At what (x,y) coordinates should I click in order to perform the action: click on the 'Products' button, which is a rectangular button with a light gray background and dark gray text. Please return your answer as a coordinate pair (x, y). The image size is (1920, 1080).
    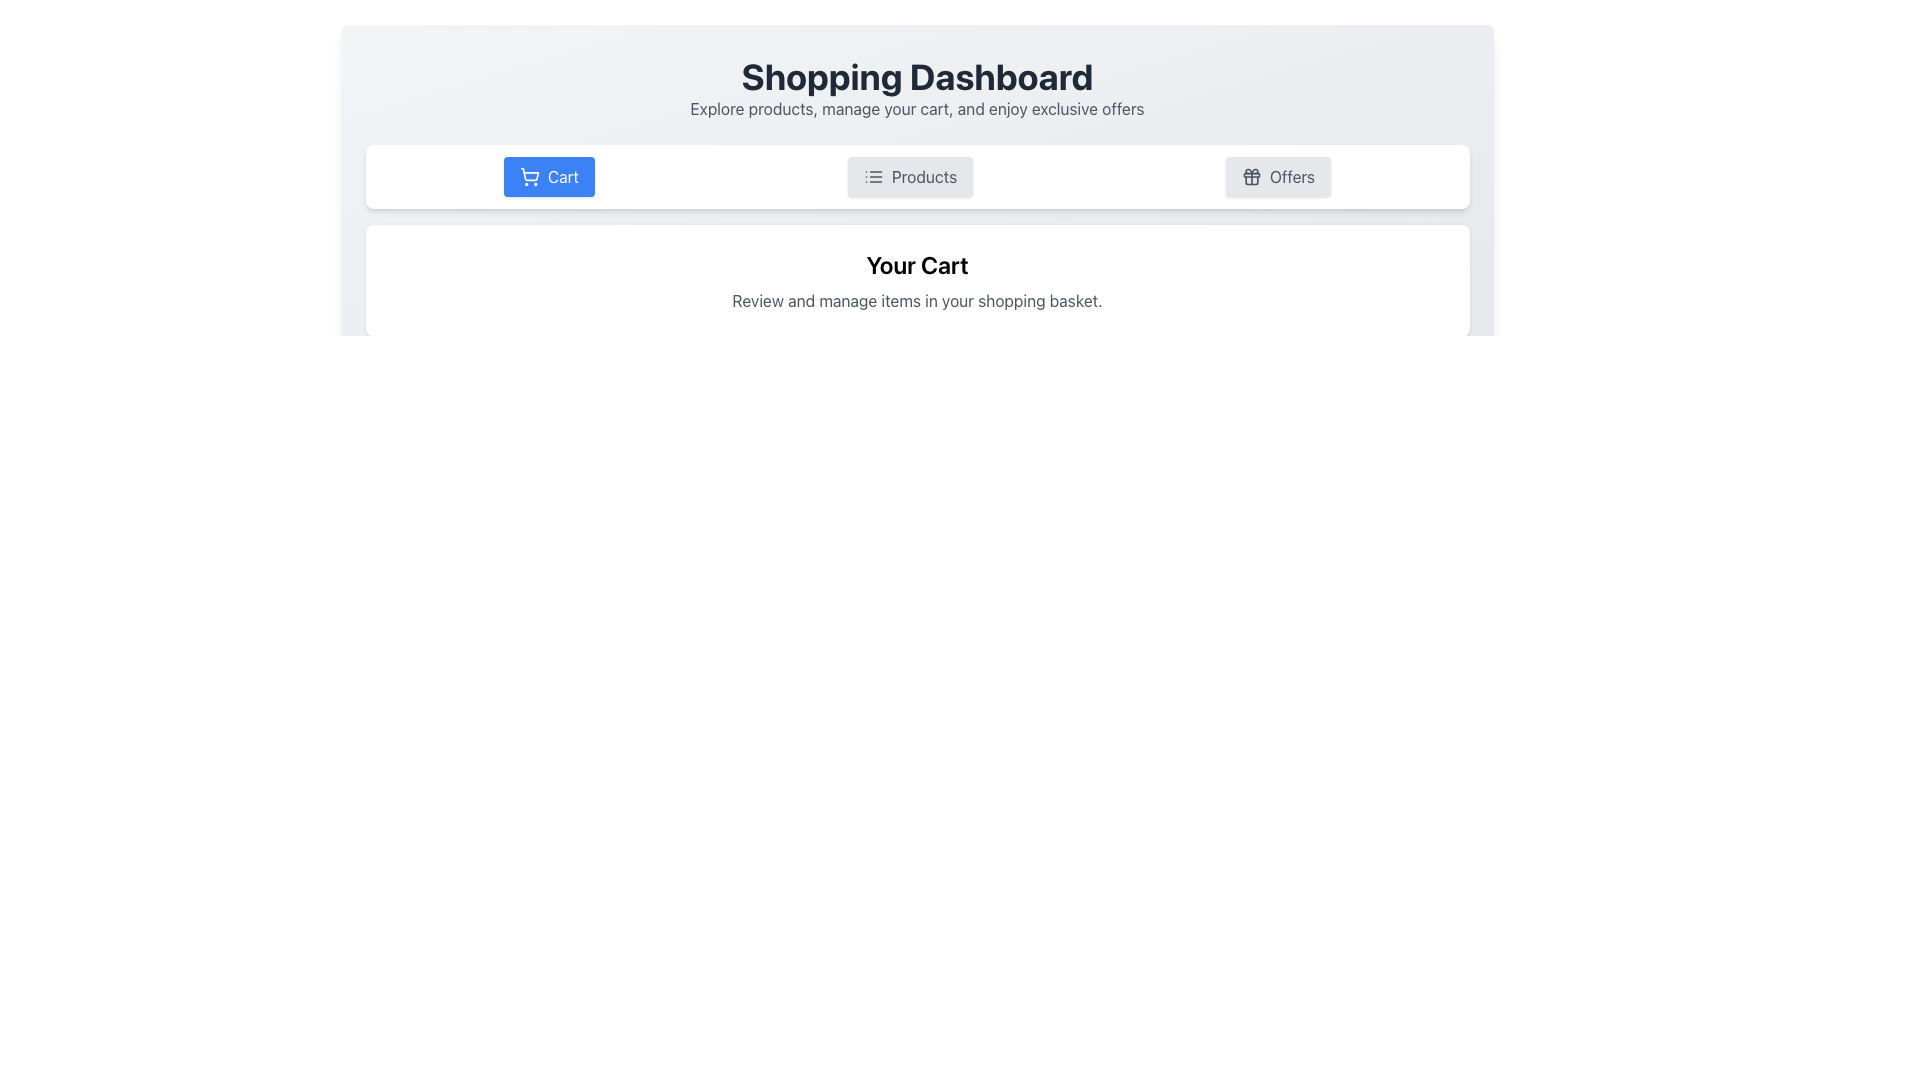
    Looking at the image, I should click on (909, 176).